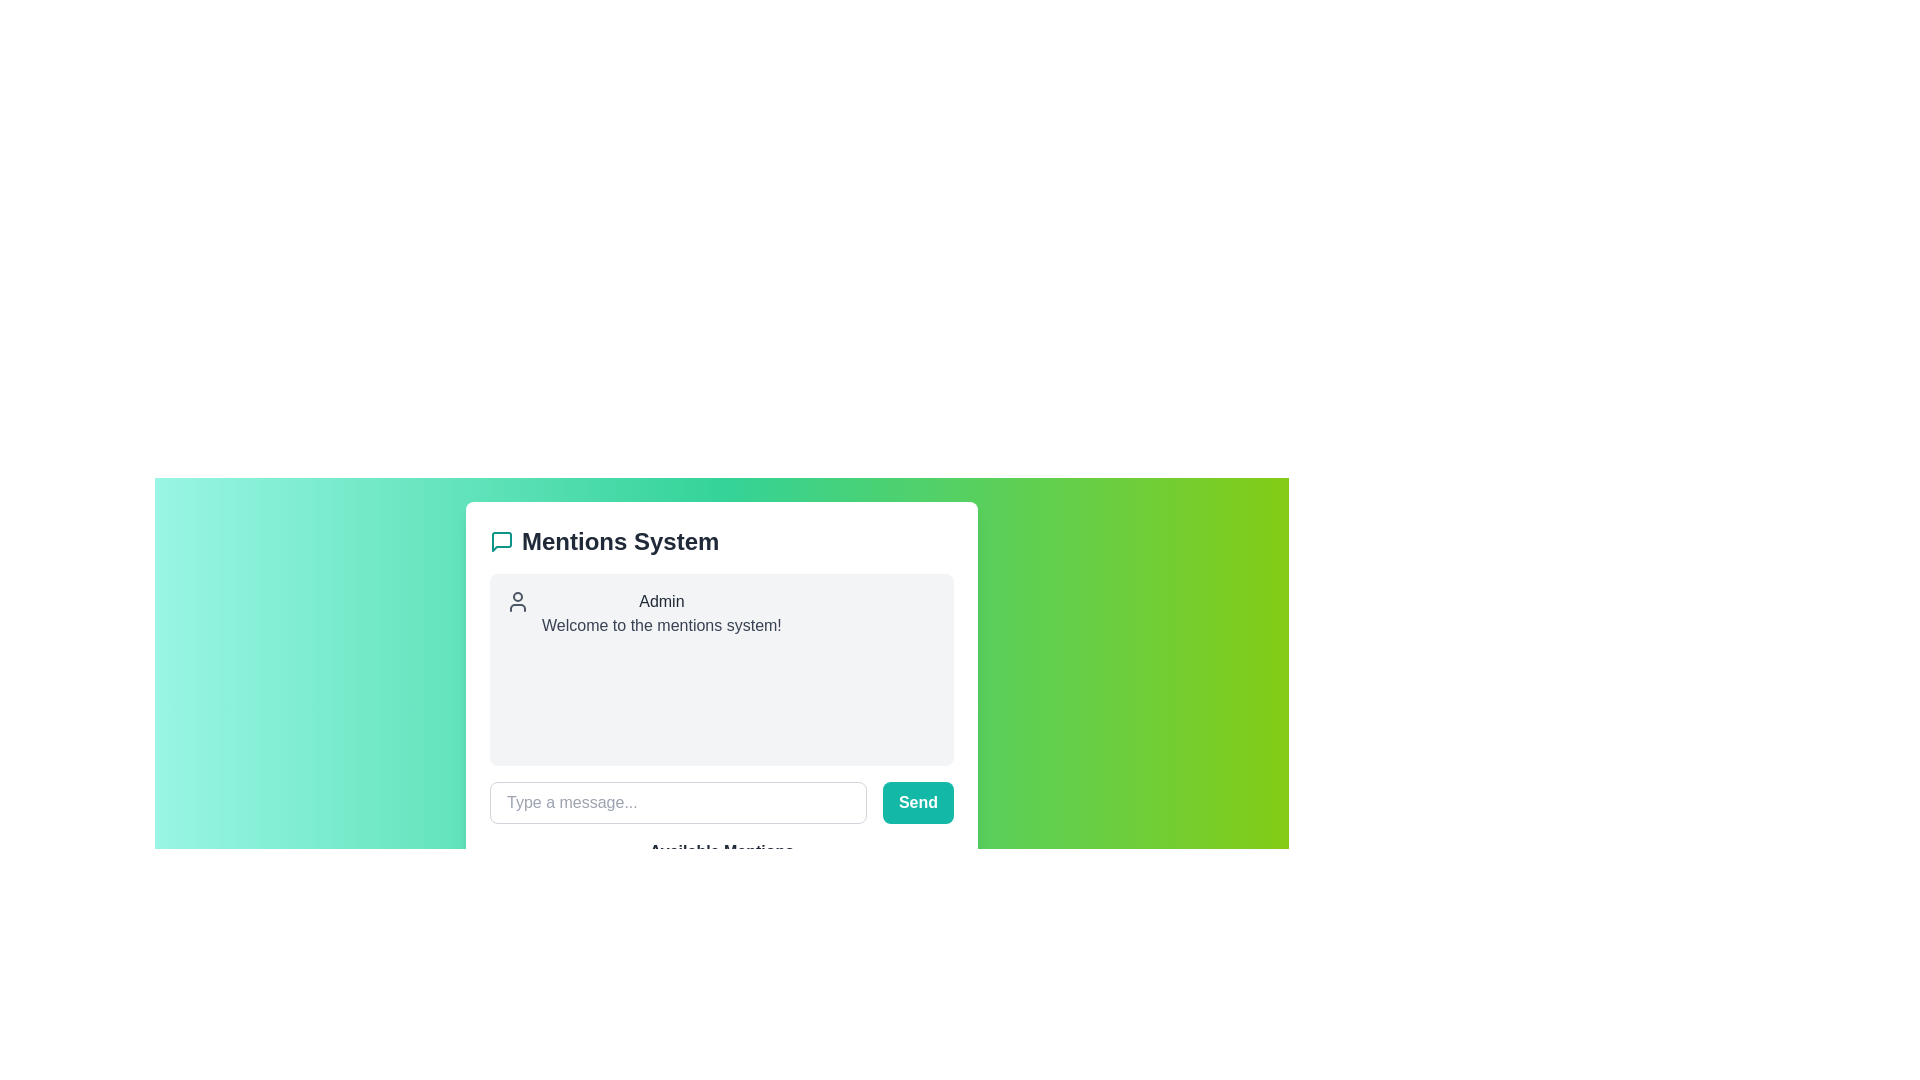  Describe the element at coordinates (502, 542) in the screenshot. I see `the speech bubble icon representing the 'Mentions System', located next to the text 'Mentions System' at the top-left corner of the interface` at that location.